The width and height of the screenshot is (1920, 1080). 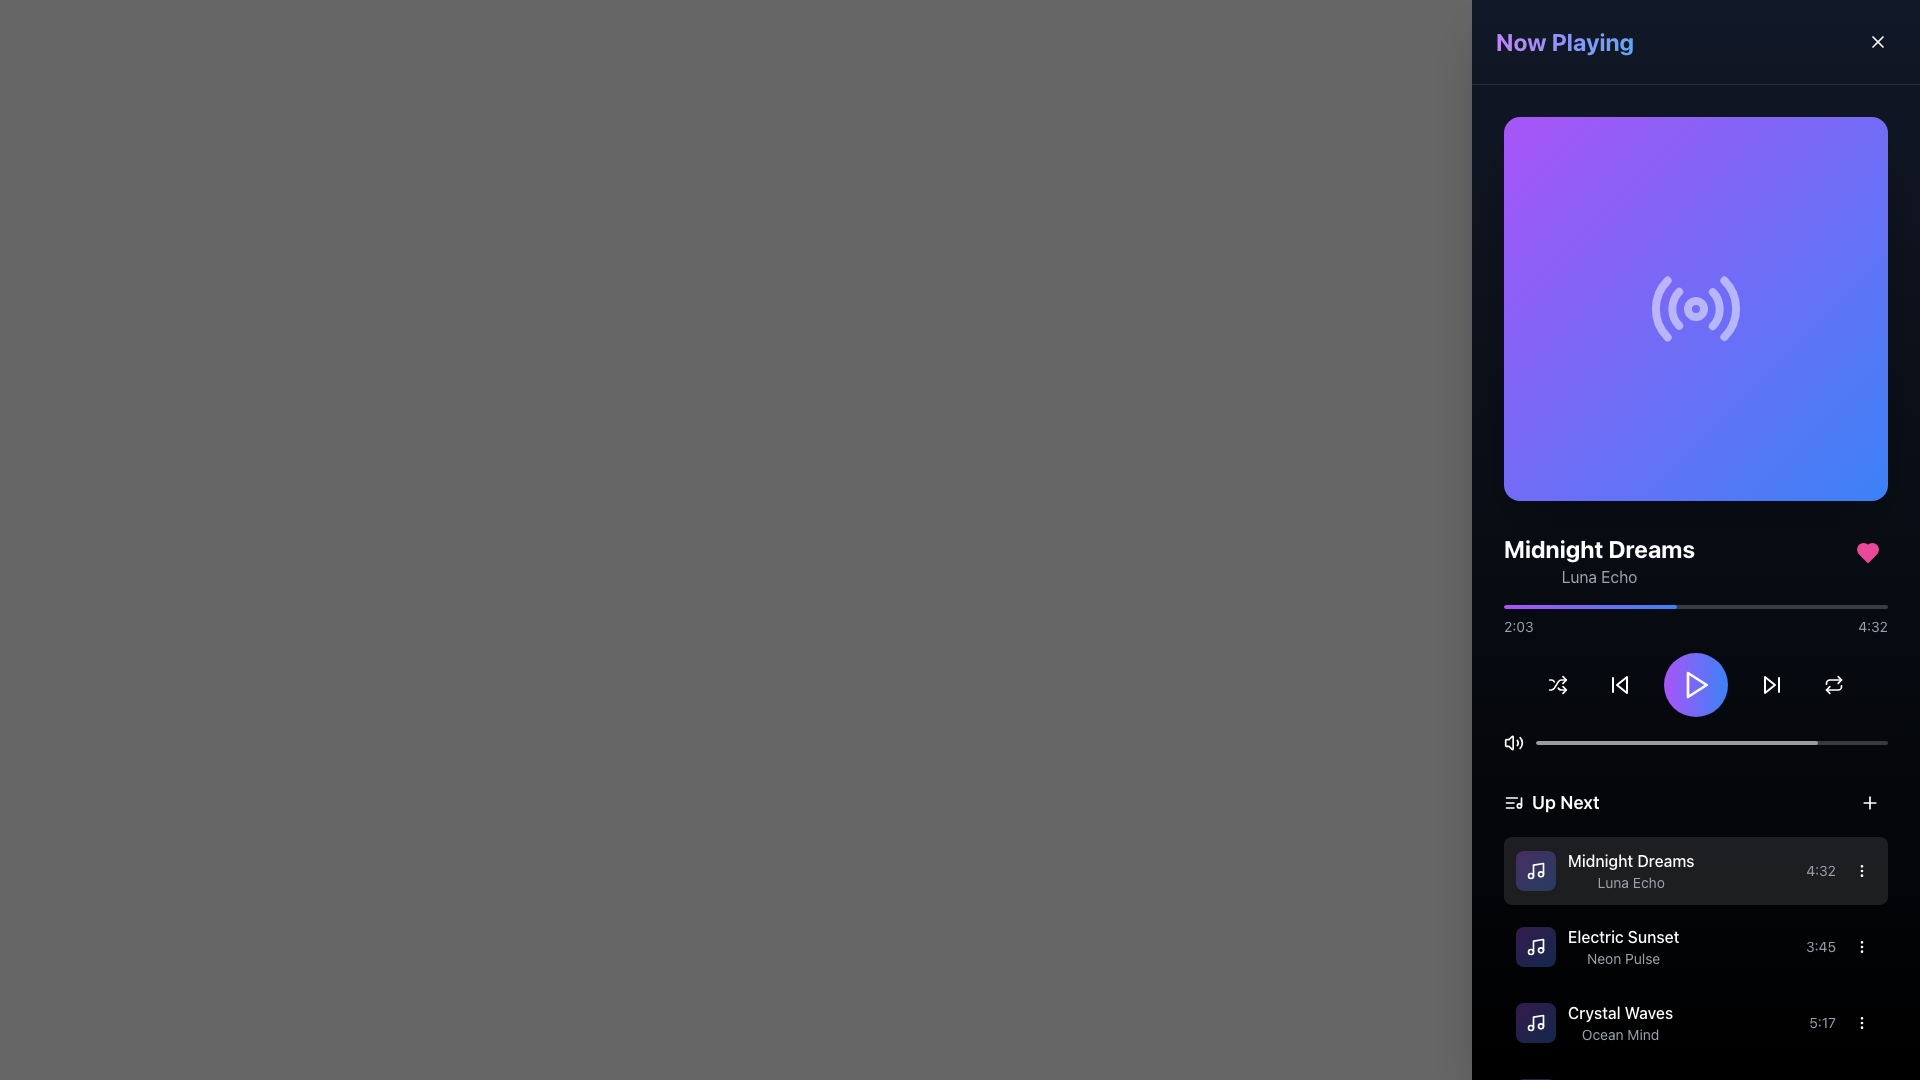 I want to click on the text element displaying 'Ocean Mind', which is styled in a smaller, lighter gray font and located beneath 'Crystal Waves' in the 'Up Next' list section, so click(x=1620, y=1034).